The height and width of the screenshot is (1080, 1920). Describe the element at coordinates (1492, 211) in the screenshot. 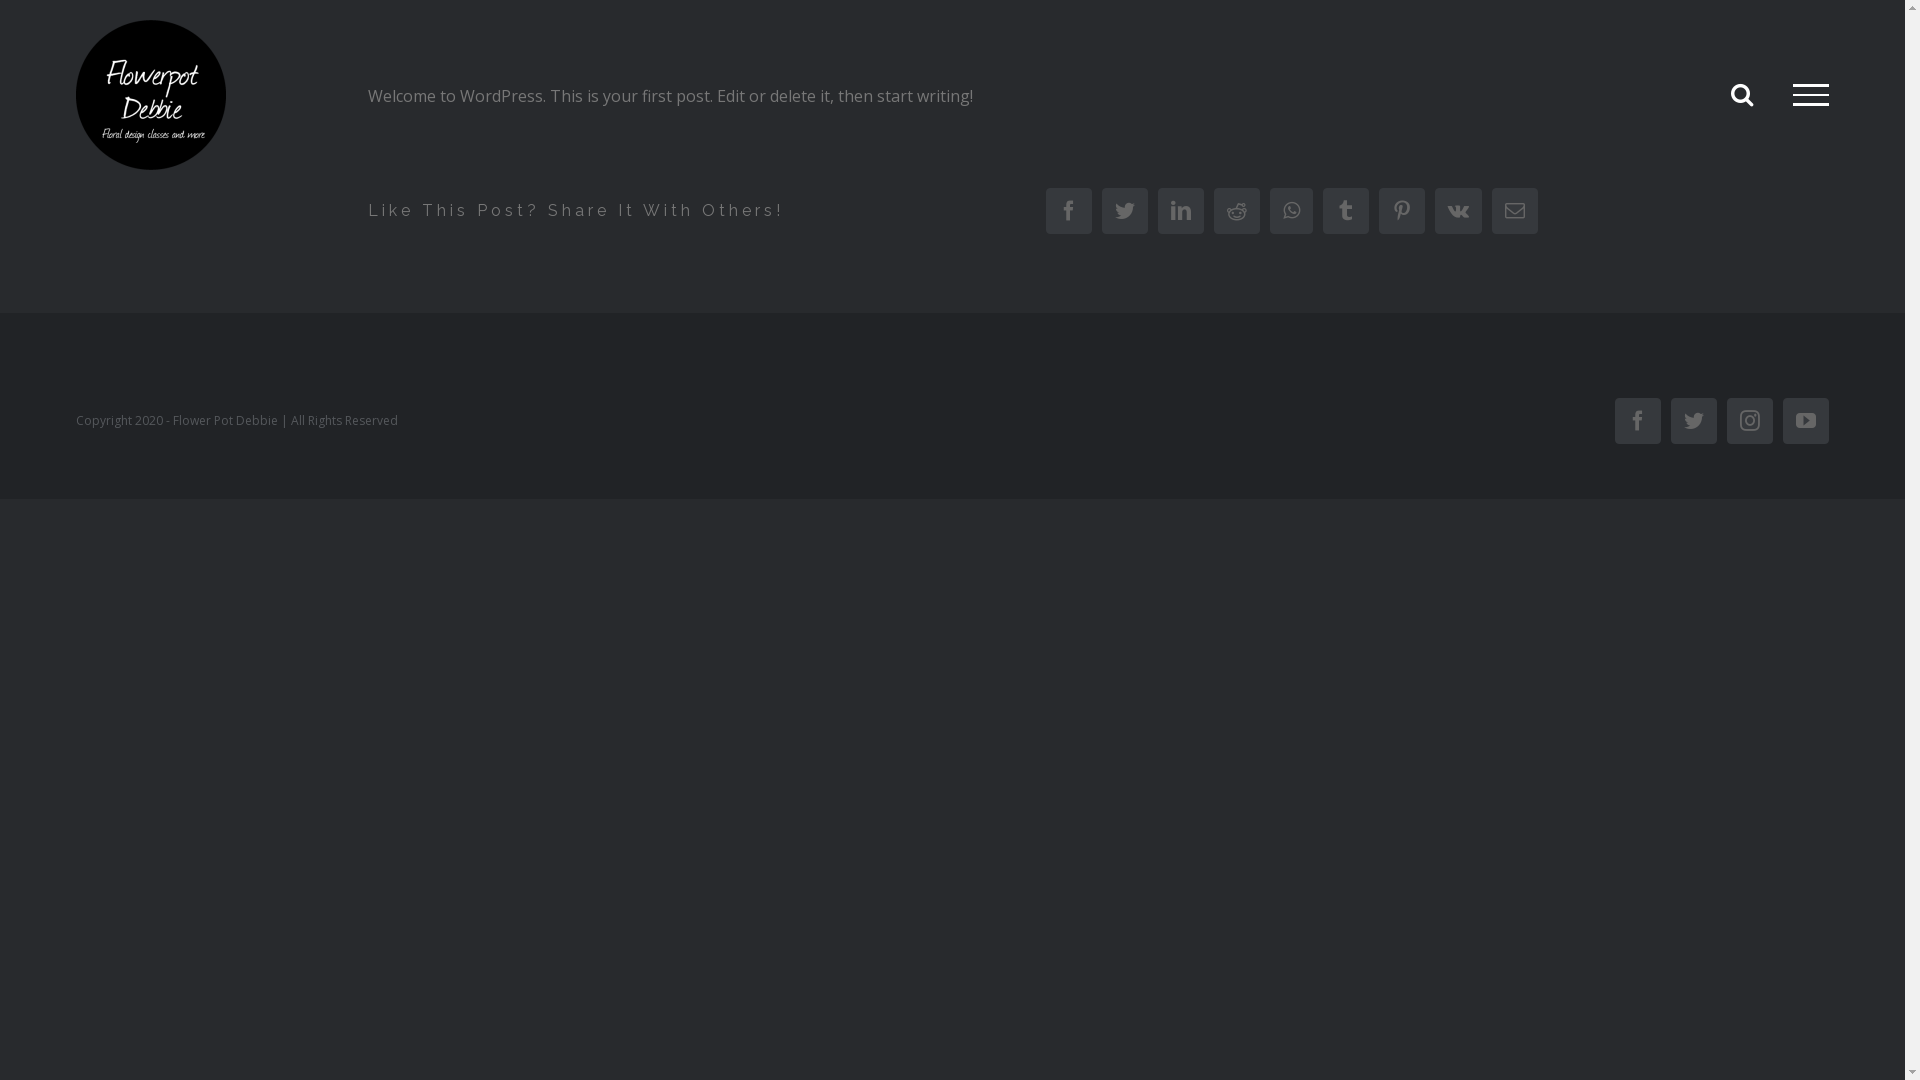

I see `'Email'` at that location.